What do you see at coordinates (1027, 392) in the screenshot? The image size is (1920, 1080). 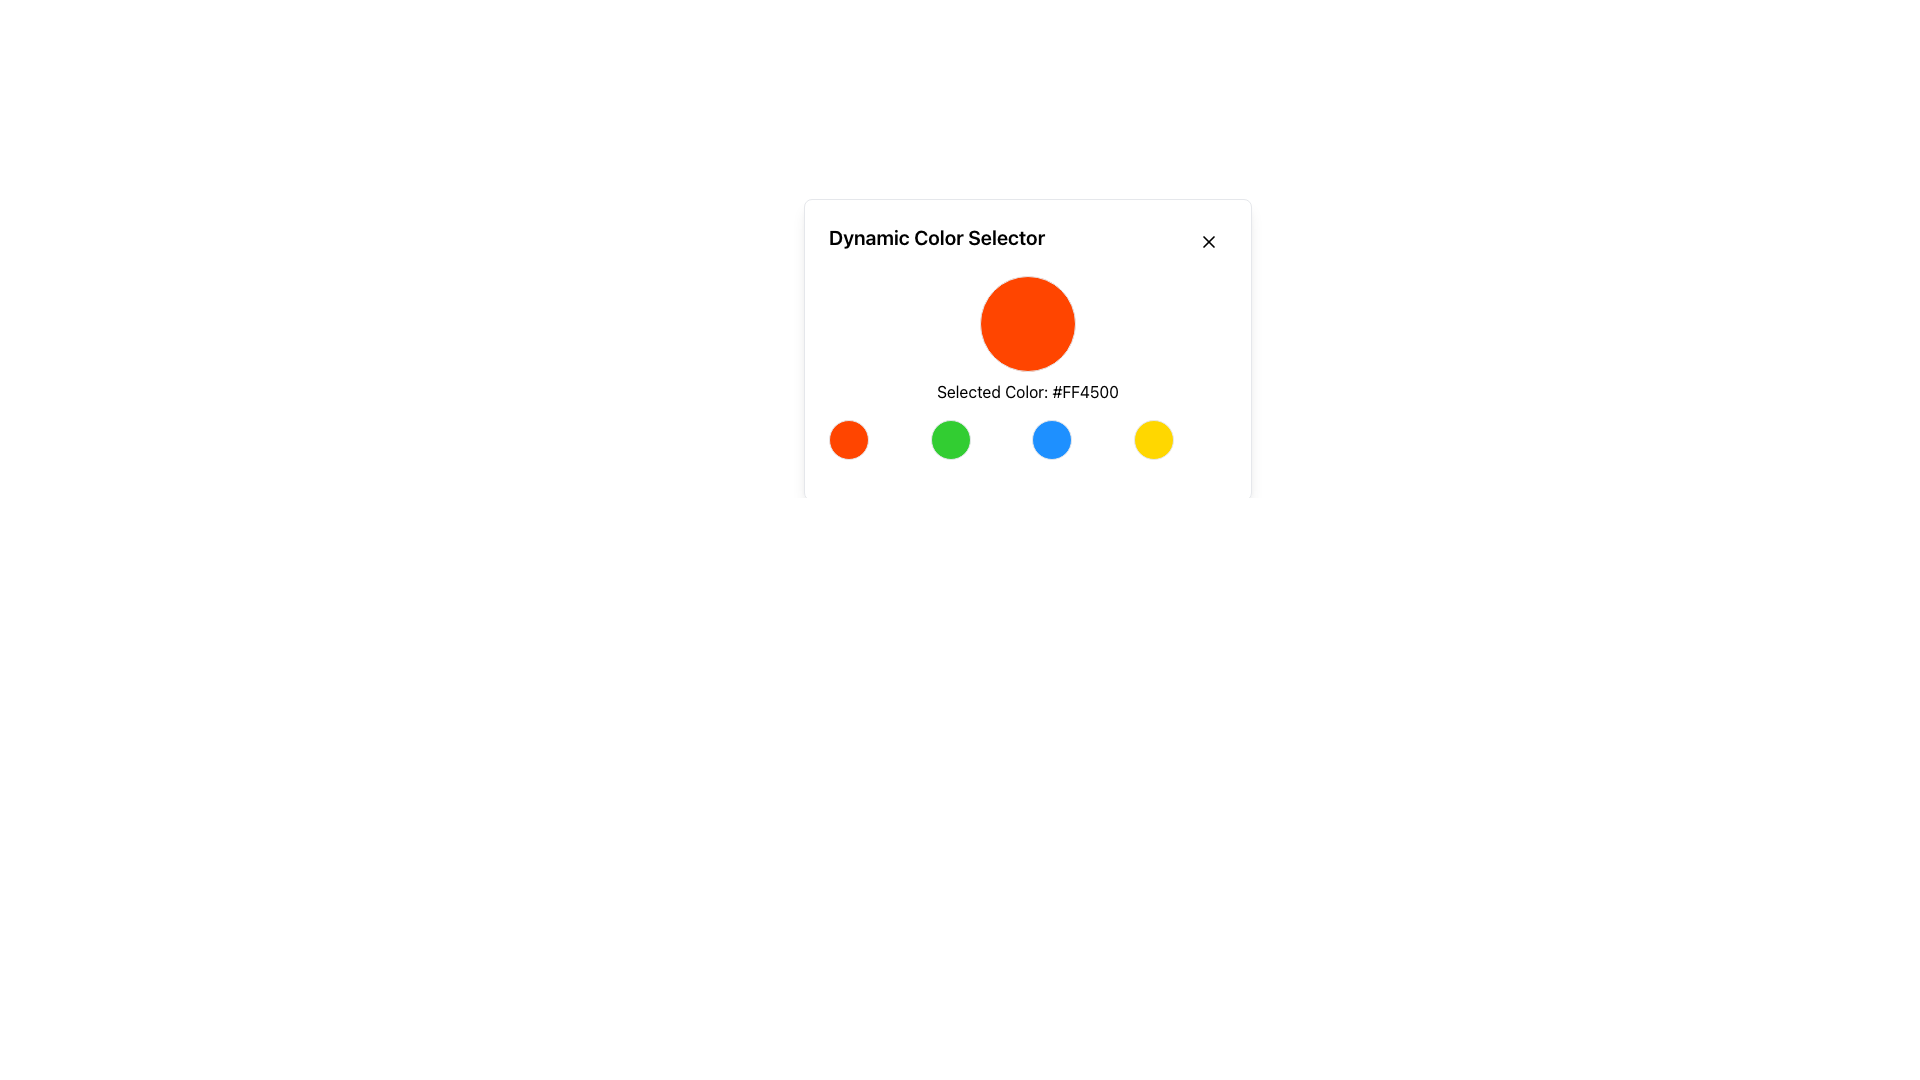 I see `the text label displaying 'Selected Color: #FF4500', which is center-aligned and located below a large orange circular element` at bounding box center [1027, 392].